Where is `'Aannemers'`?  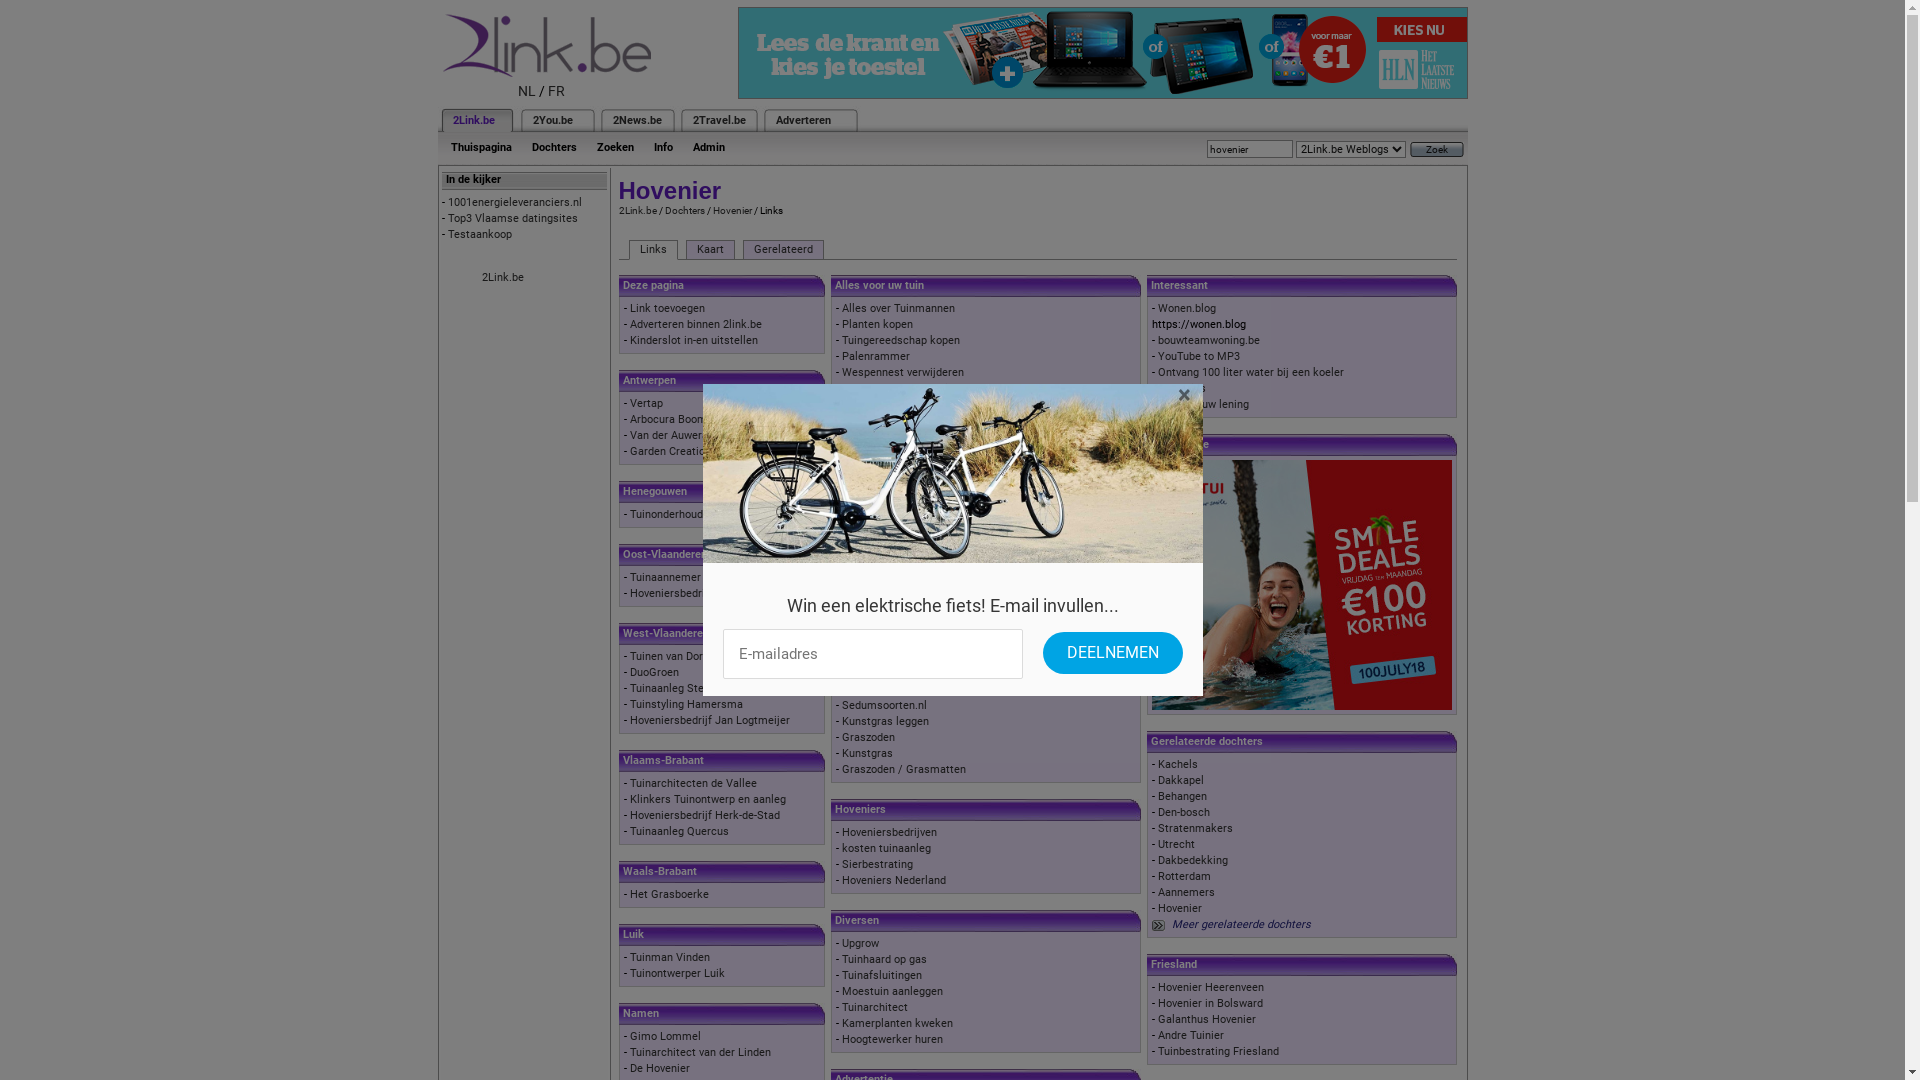 'Aannemers' is located at coordinates (1157, 891).